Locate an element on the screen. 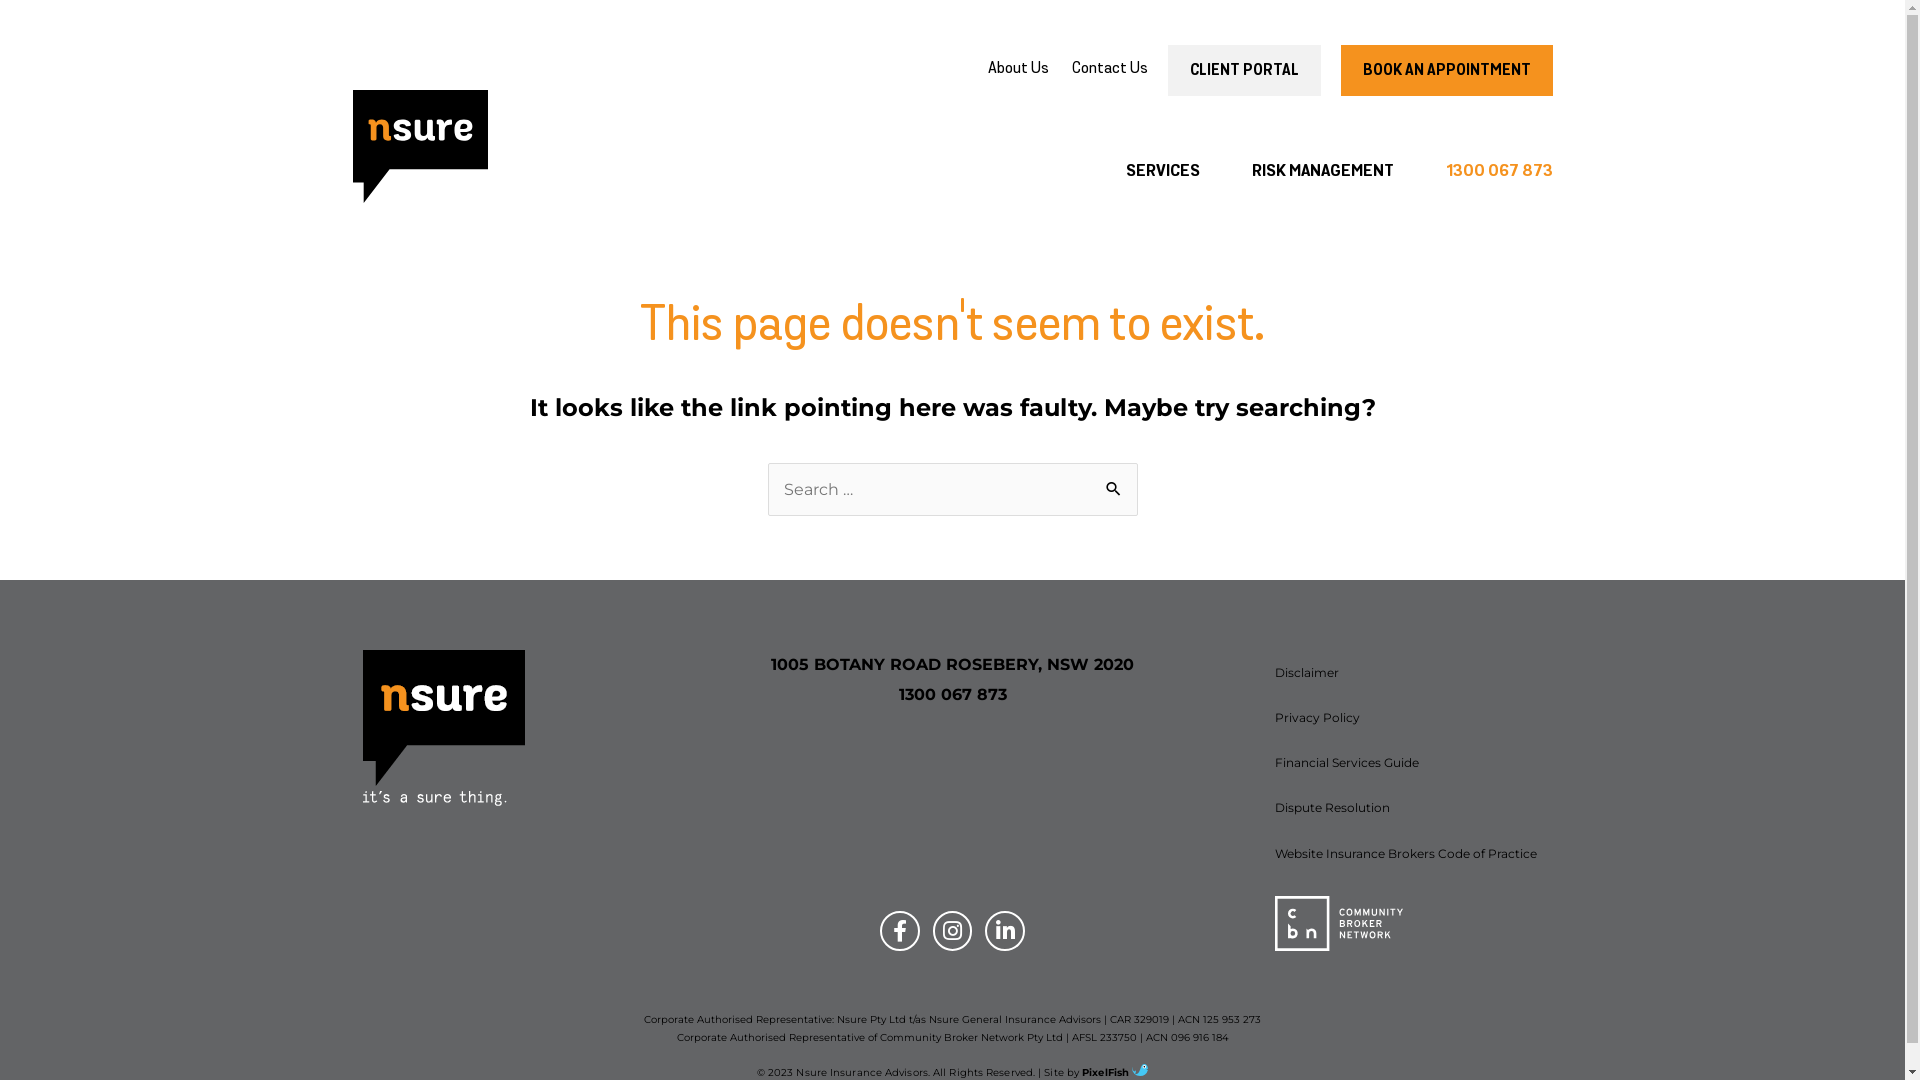 The height and width of the screenshot is (1080, 1920). 'PixelFish' is located at coordinates (1113, 1071).